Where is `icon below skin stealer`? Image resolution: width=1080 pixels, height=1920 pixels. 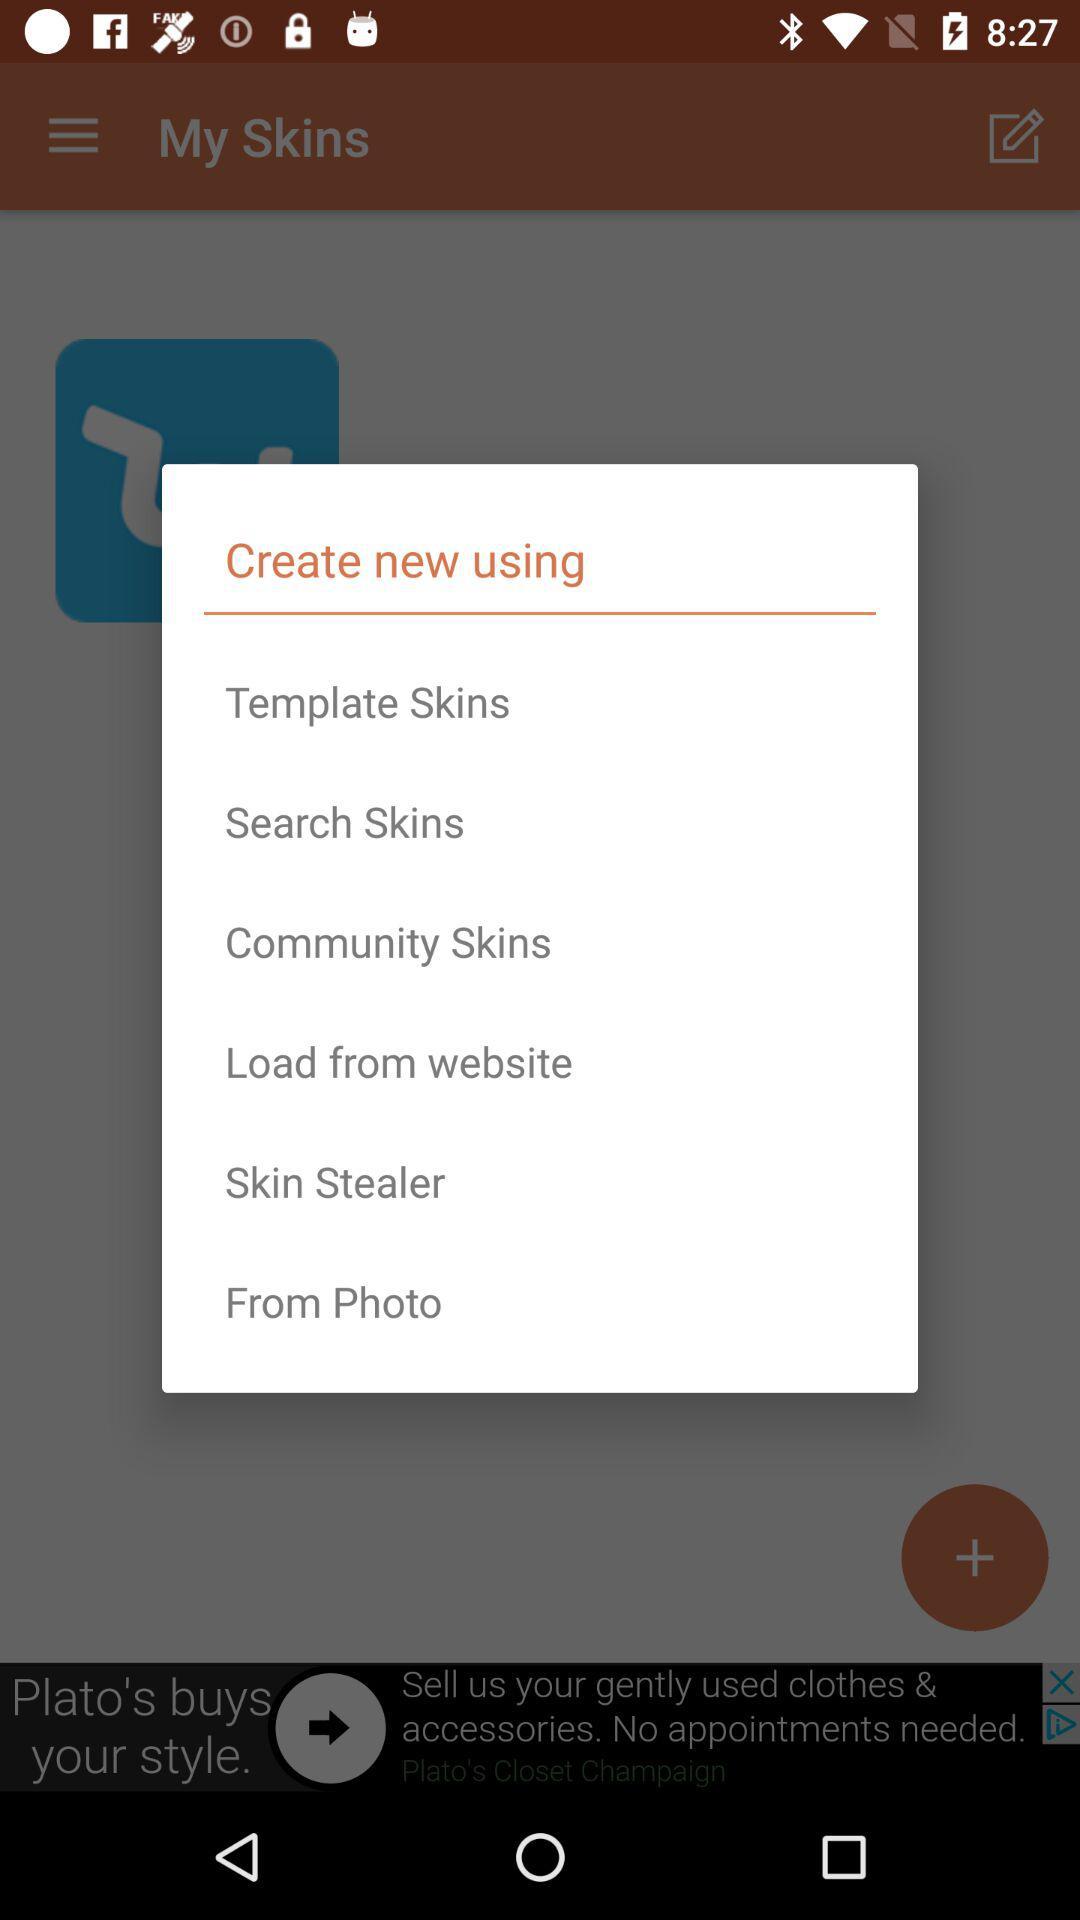 icon below skin stealer is located at coordinates (540, 1301).